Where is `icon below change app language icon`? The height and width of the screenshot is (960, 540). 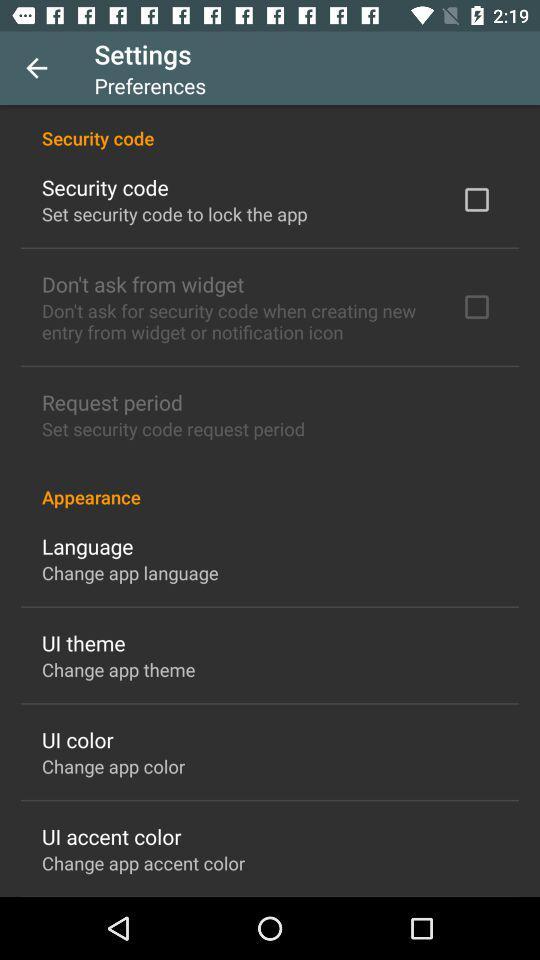 icon below change app language icon is located at coordinates (82, 642).